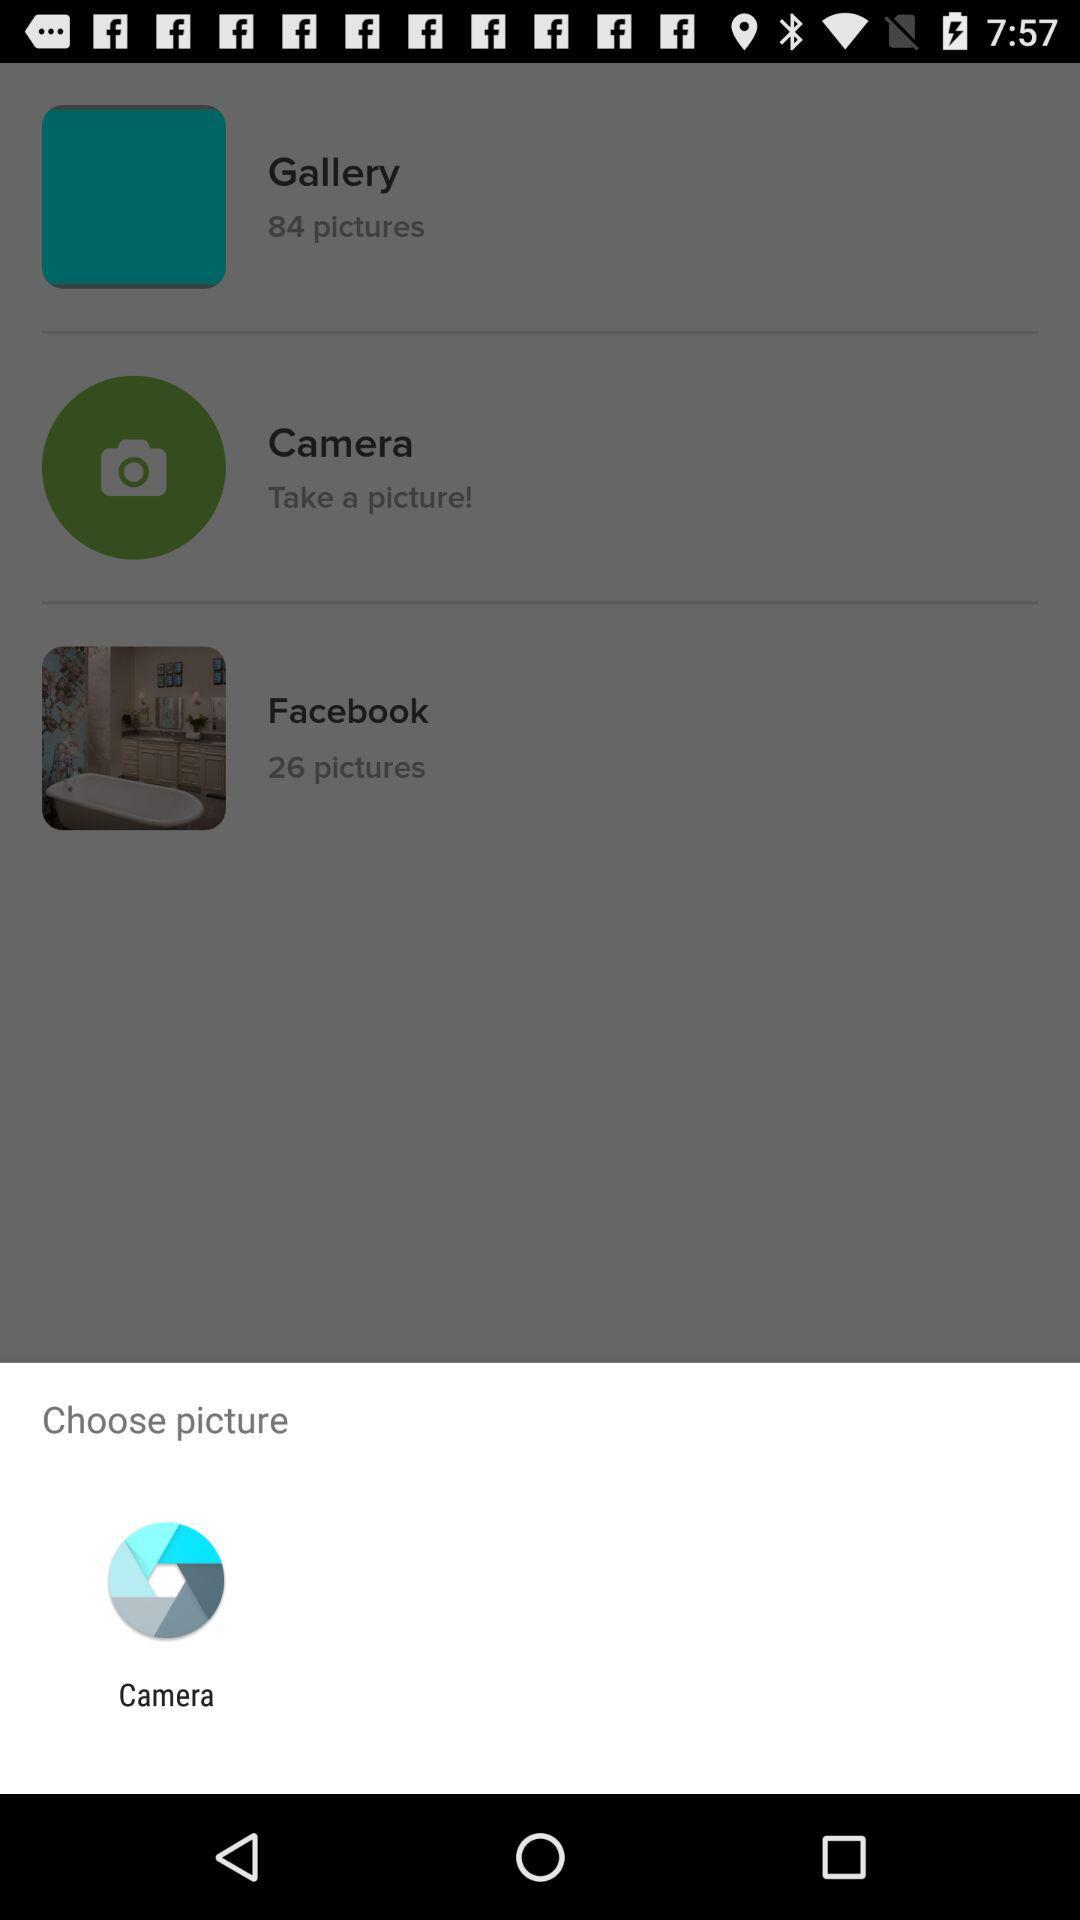 The width and height of the screenshot is (1080, 1920). Describe the element at coordinates (165, 1579) in the screenshot. I see `app above the camera item` at that location.